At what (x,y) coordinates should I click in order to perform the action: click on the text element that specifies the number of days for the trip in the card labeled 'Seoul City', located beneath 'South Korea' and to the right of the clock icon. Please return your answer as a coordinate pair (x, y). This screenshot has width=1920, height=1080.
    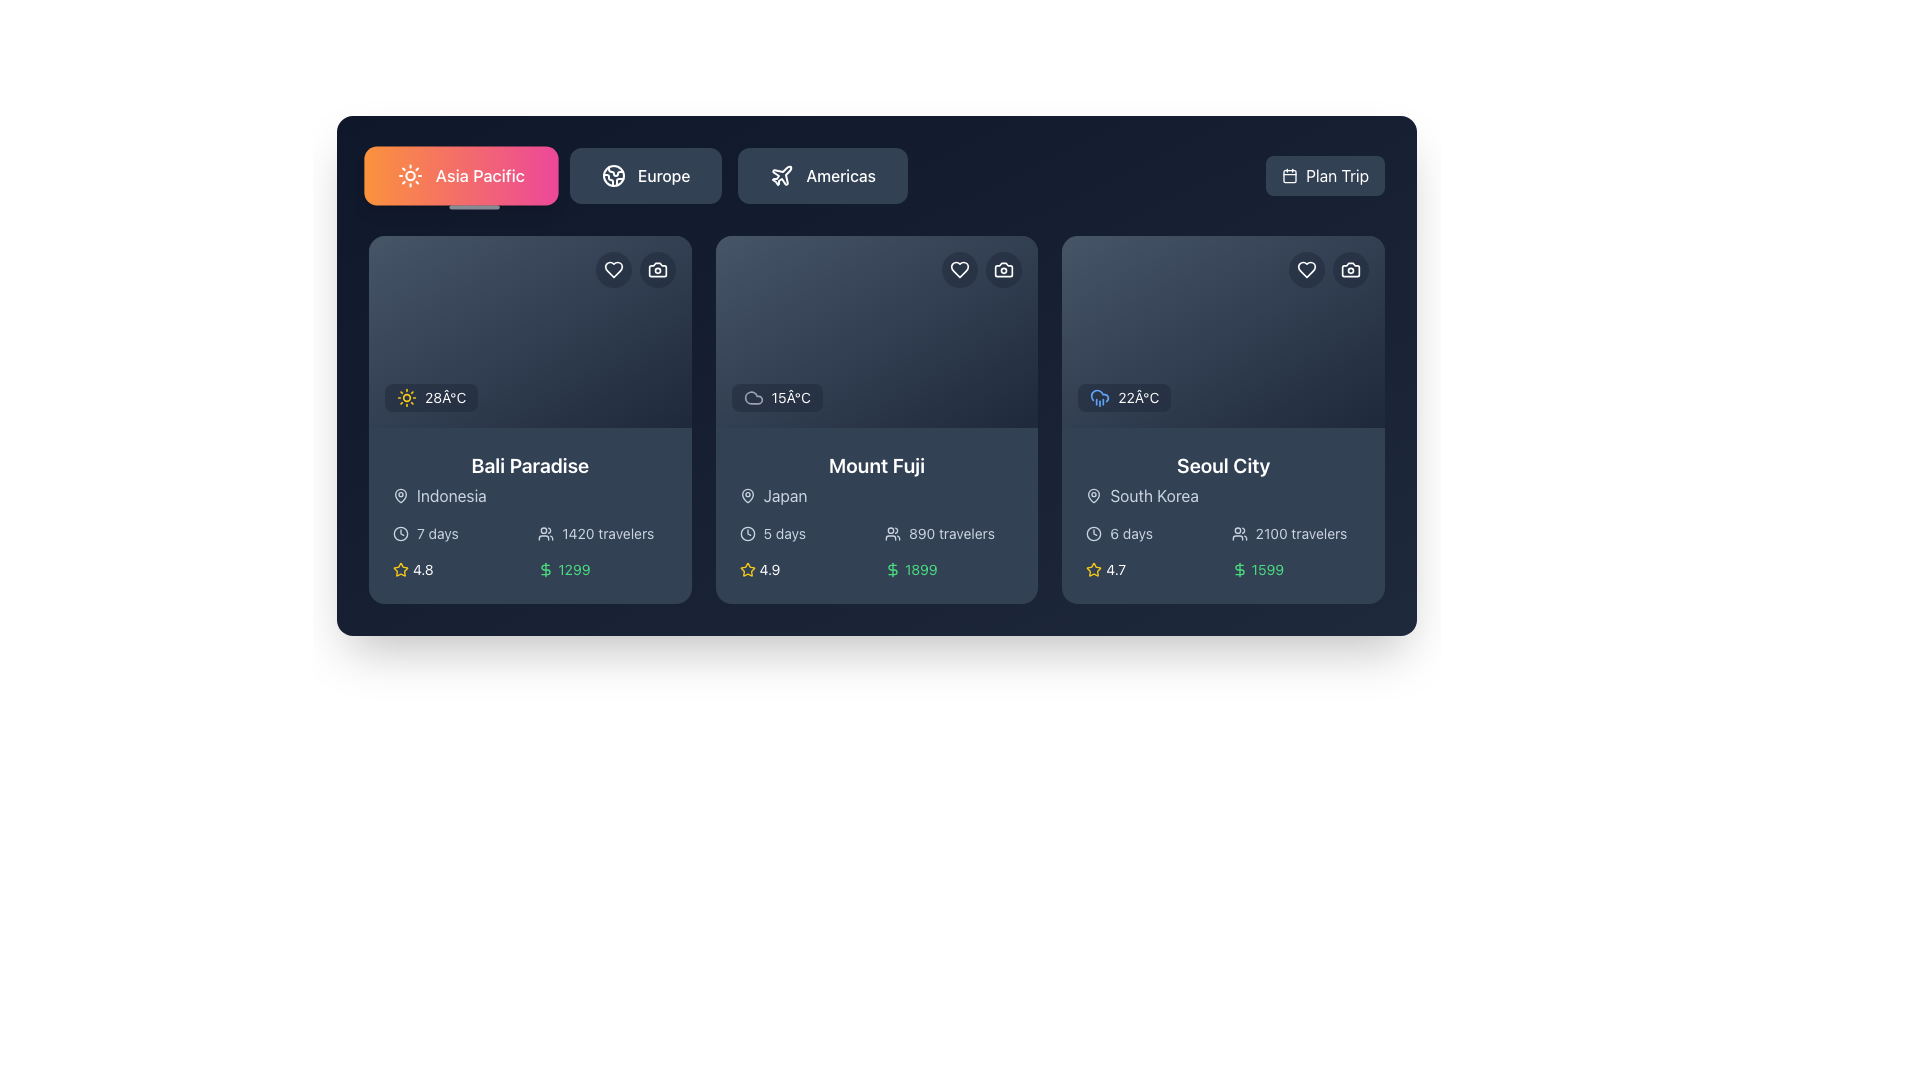
    Looking at the image, I should click on (1131, 532).